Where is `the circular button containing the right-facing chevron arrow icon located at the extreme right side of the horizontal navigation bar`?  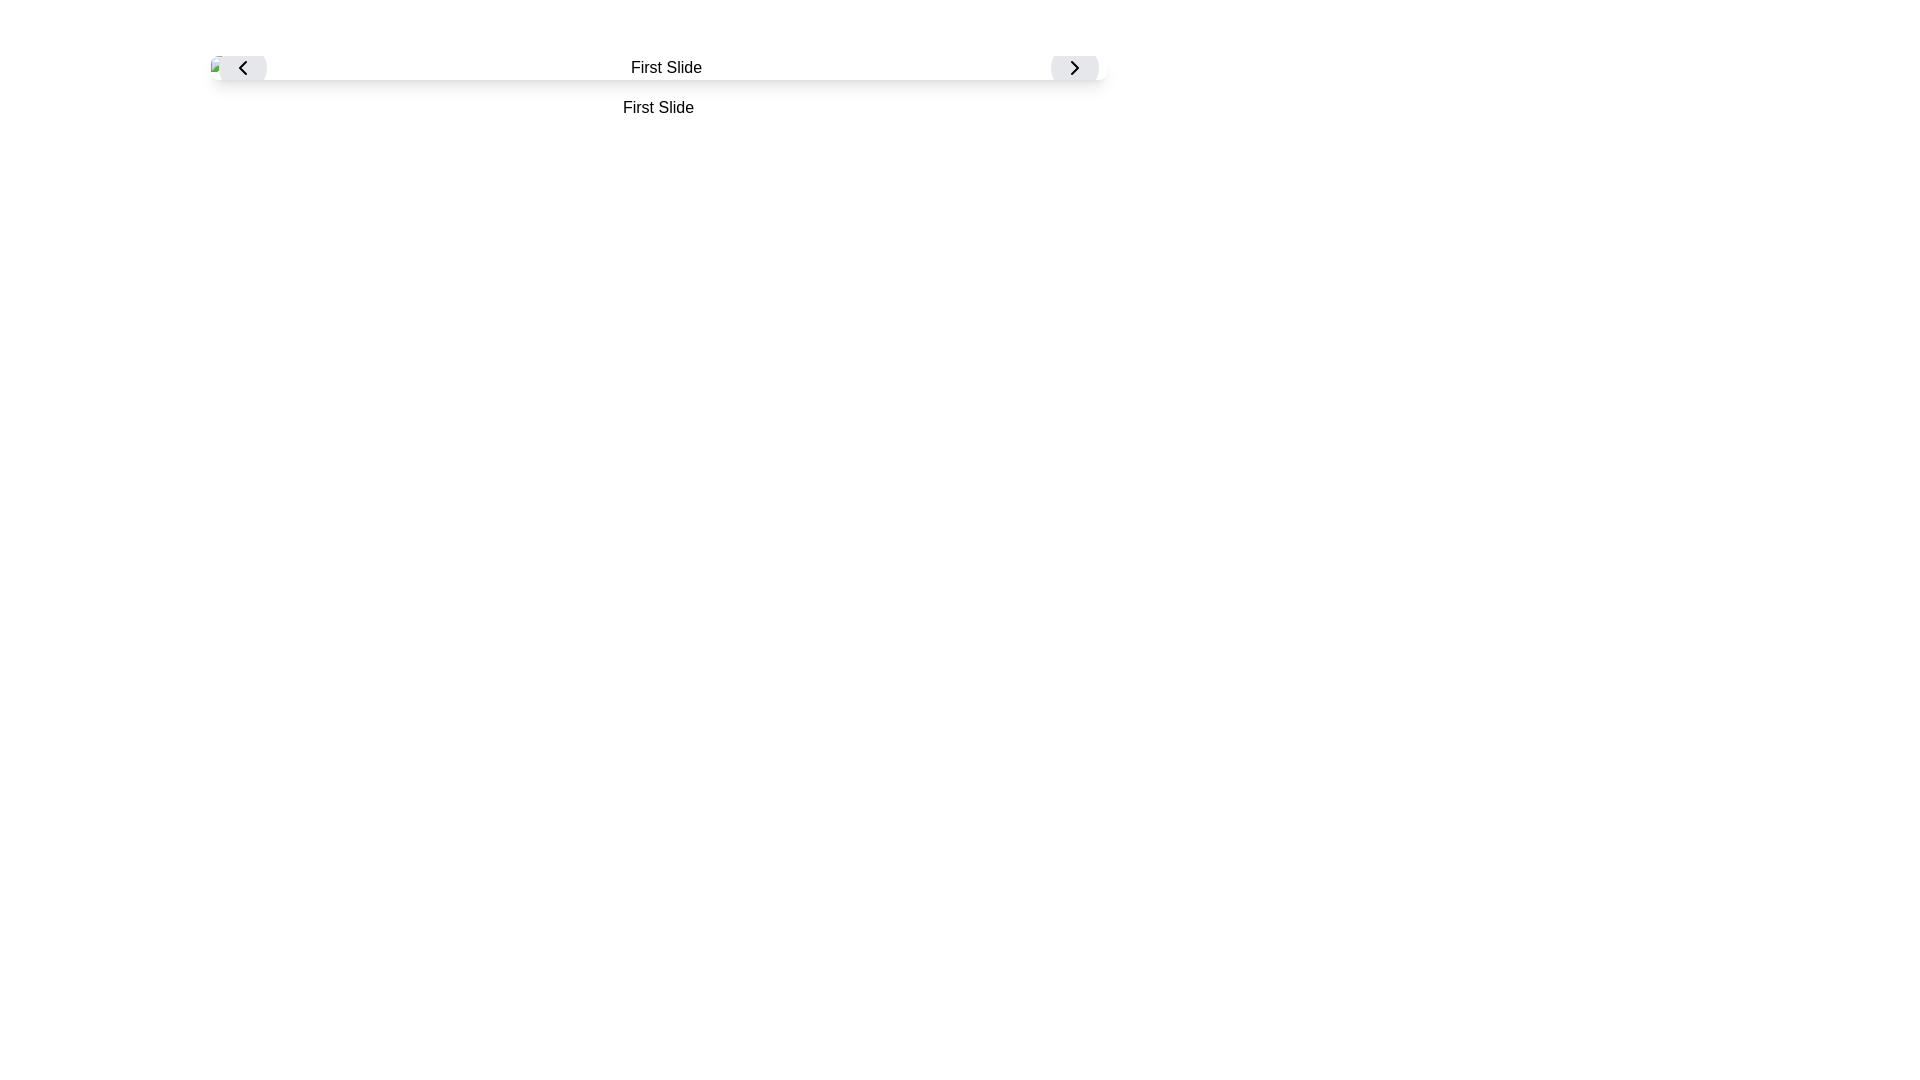 the circular button containing the right-facing chevron arrow icon located at the extreme right side of the horizontal navigation bar is located at coordinates (1073, 67).